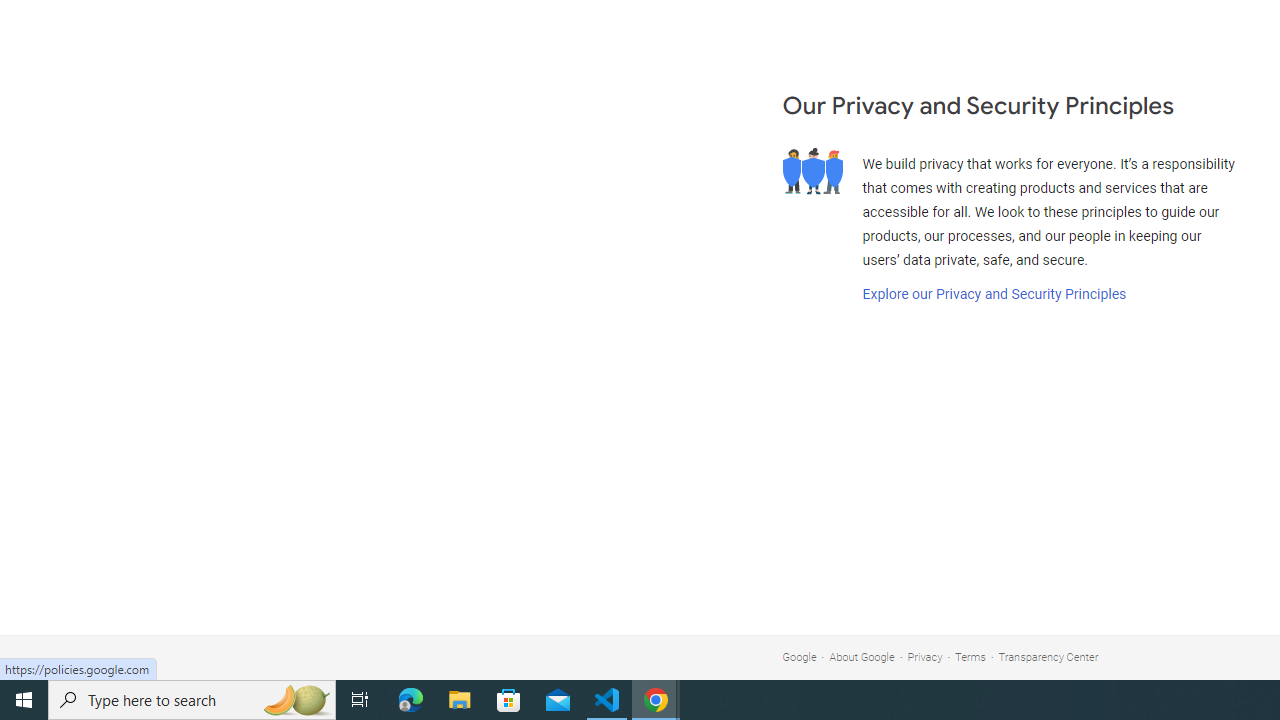  Describe the element at coordinates (970, 657) in the screenshot. I see `'Terms'` at that location.